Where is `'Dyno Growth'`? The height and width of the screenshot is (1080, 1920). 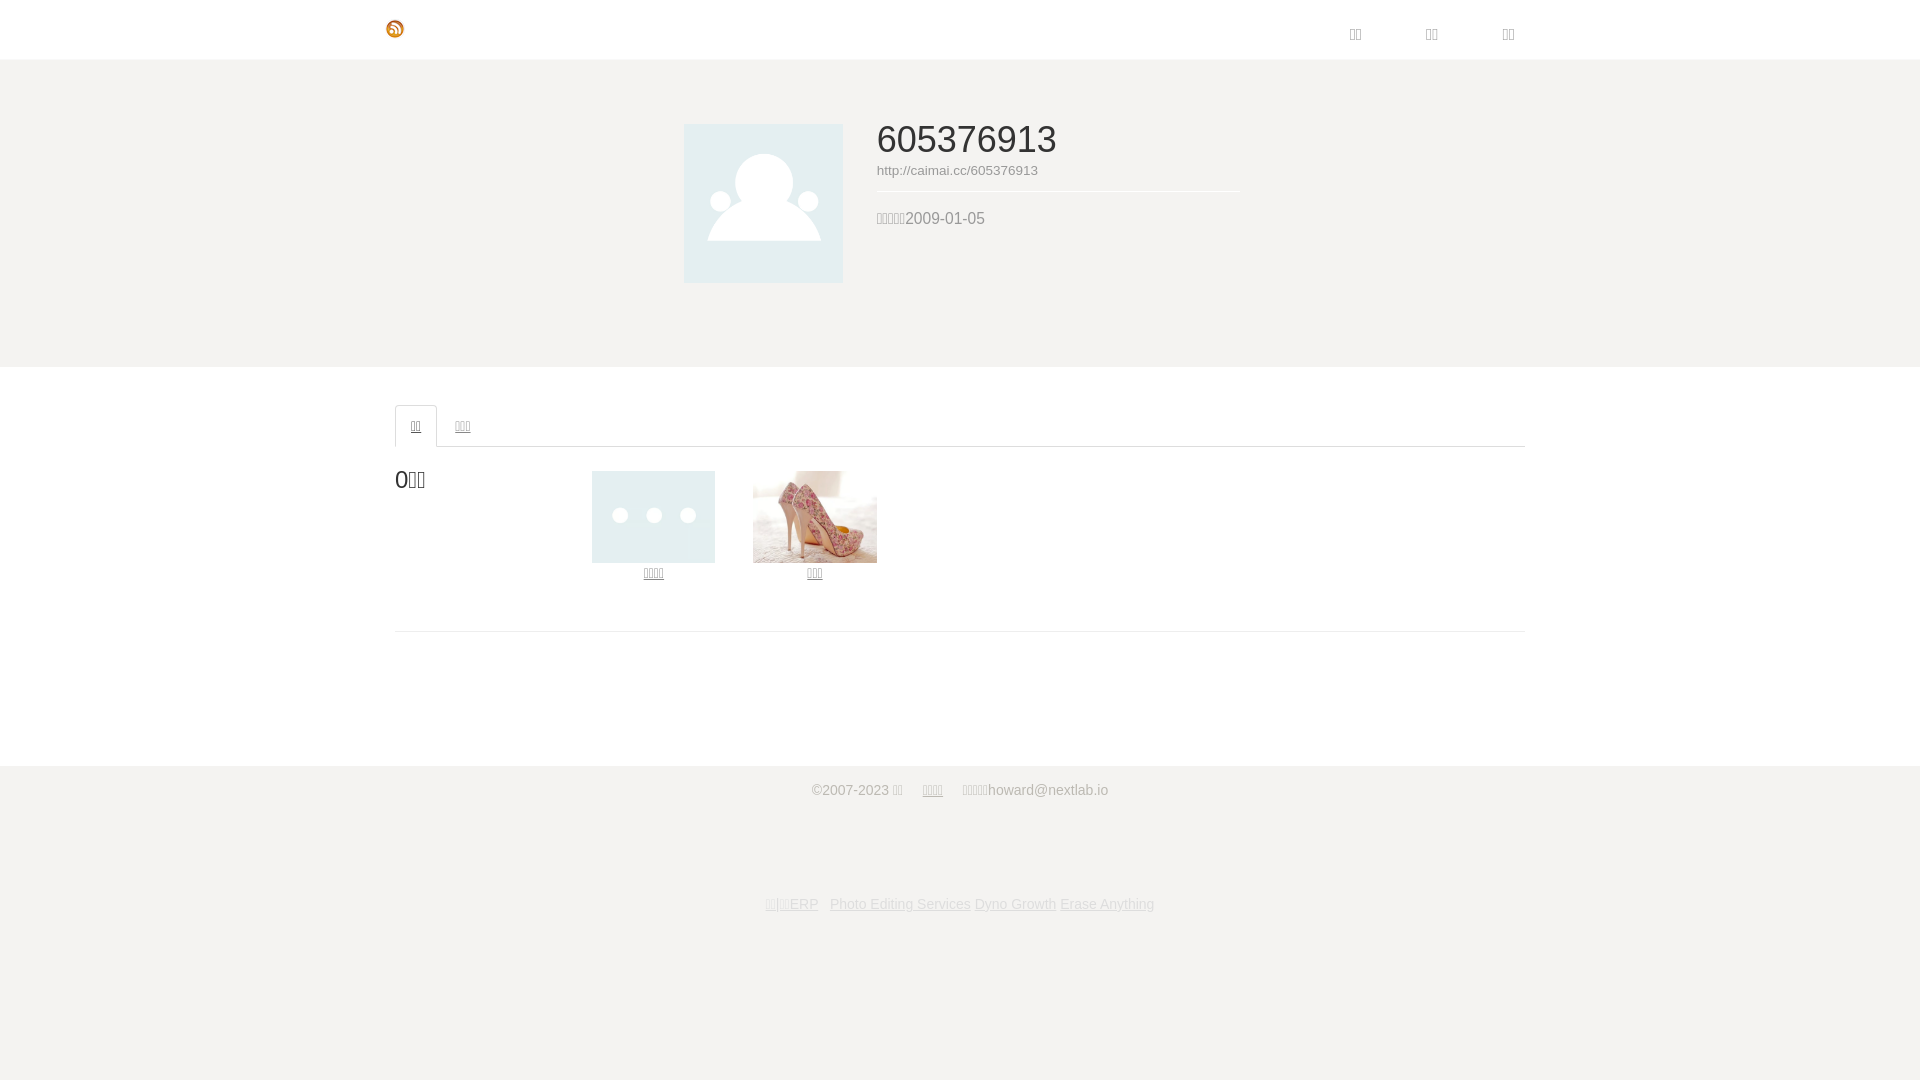
'Dyno Growth' is located at coordinates (1016, 903).